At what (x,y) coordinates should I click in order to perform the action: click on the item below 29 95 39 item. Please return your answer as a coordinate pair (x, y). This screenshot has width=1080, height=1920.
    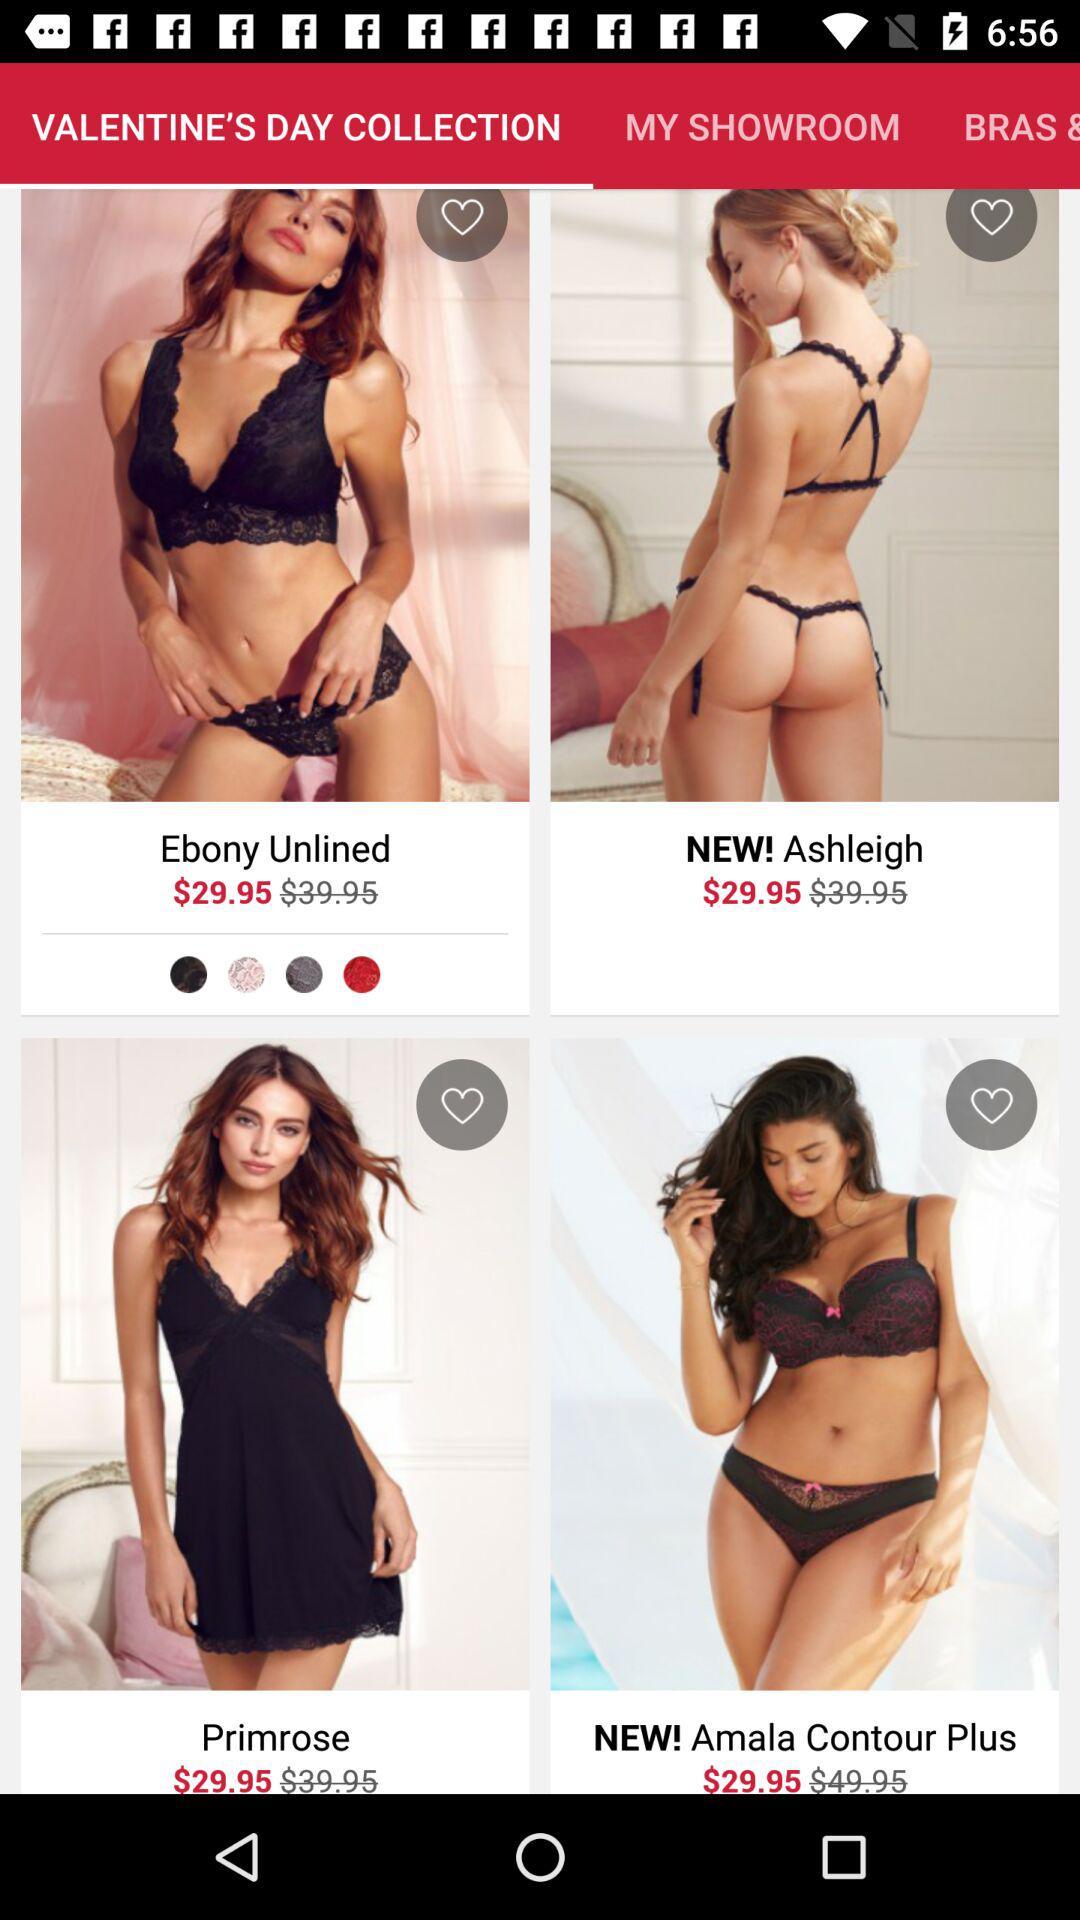
    Looking at the image, I should click on (361, 974).